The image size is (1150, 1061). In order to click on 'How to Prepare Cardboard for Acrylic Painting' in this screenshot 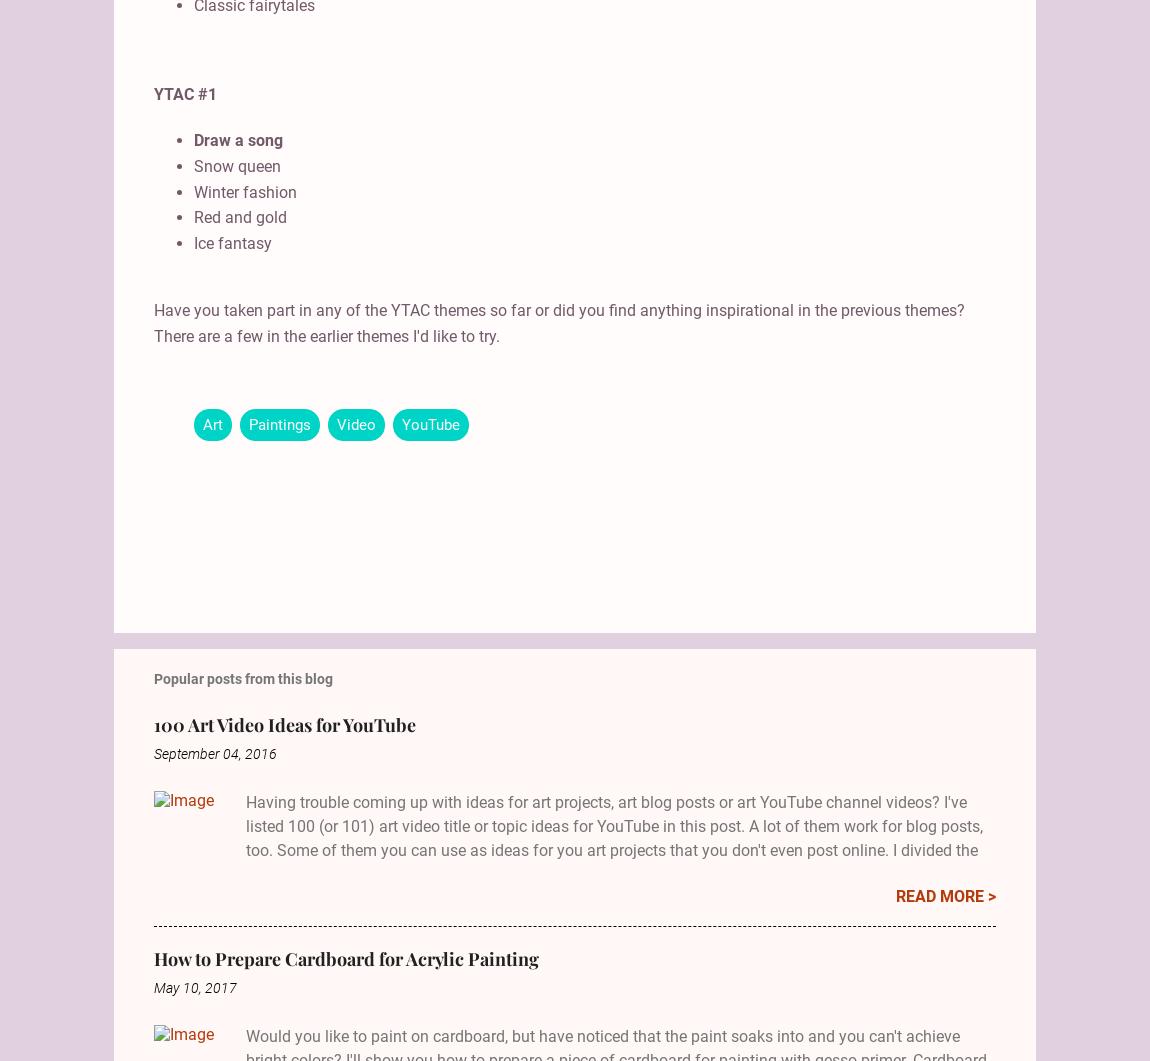, I will do `click(346, 956)`.